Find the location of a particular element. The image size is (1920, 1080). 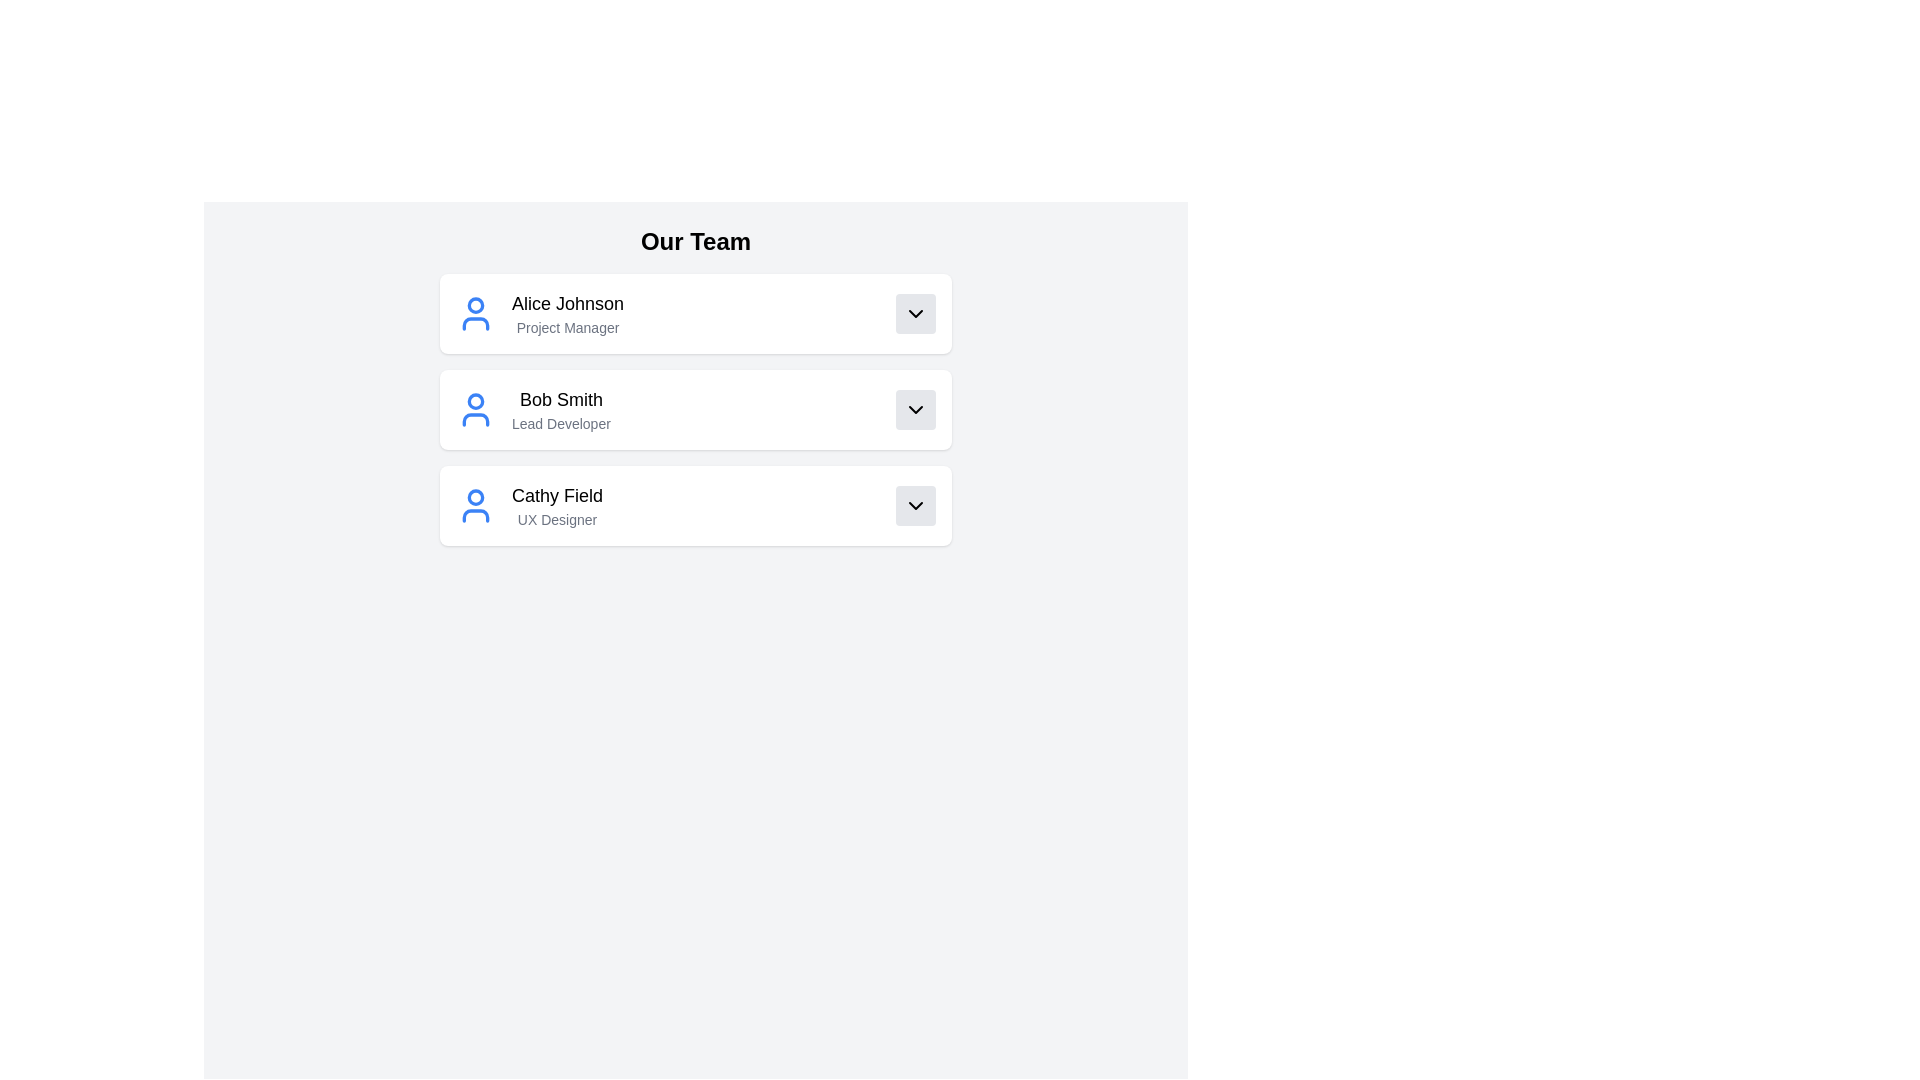

the Label Group displaying user identification information for the third team member under 'Our Team', which provides the name and professional title is located at coordinates (529, 504).